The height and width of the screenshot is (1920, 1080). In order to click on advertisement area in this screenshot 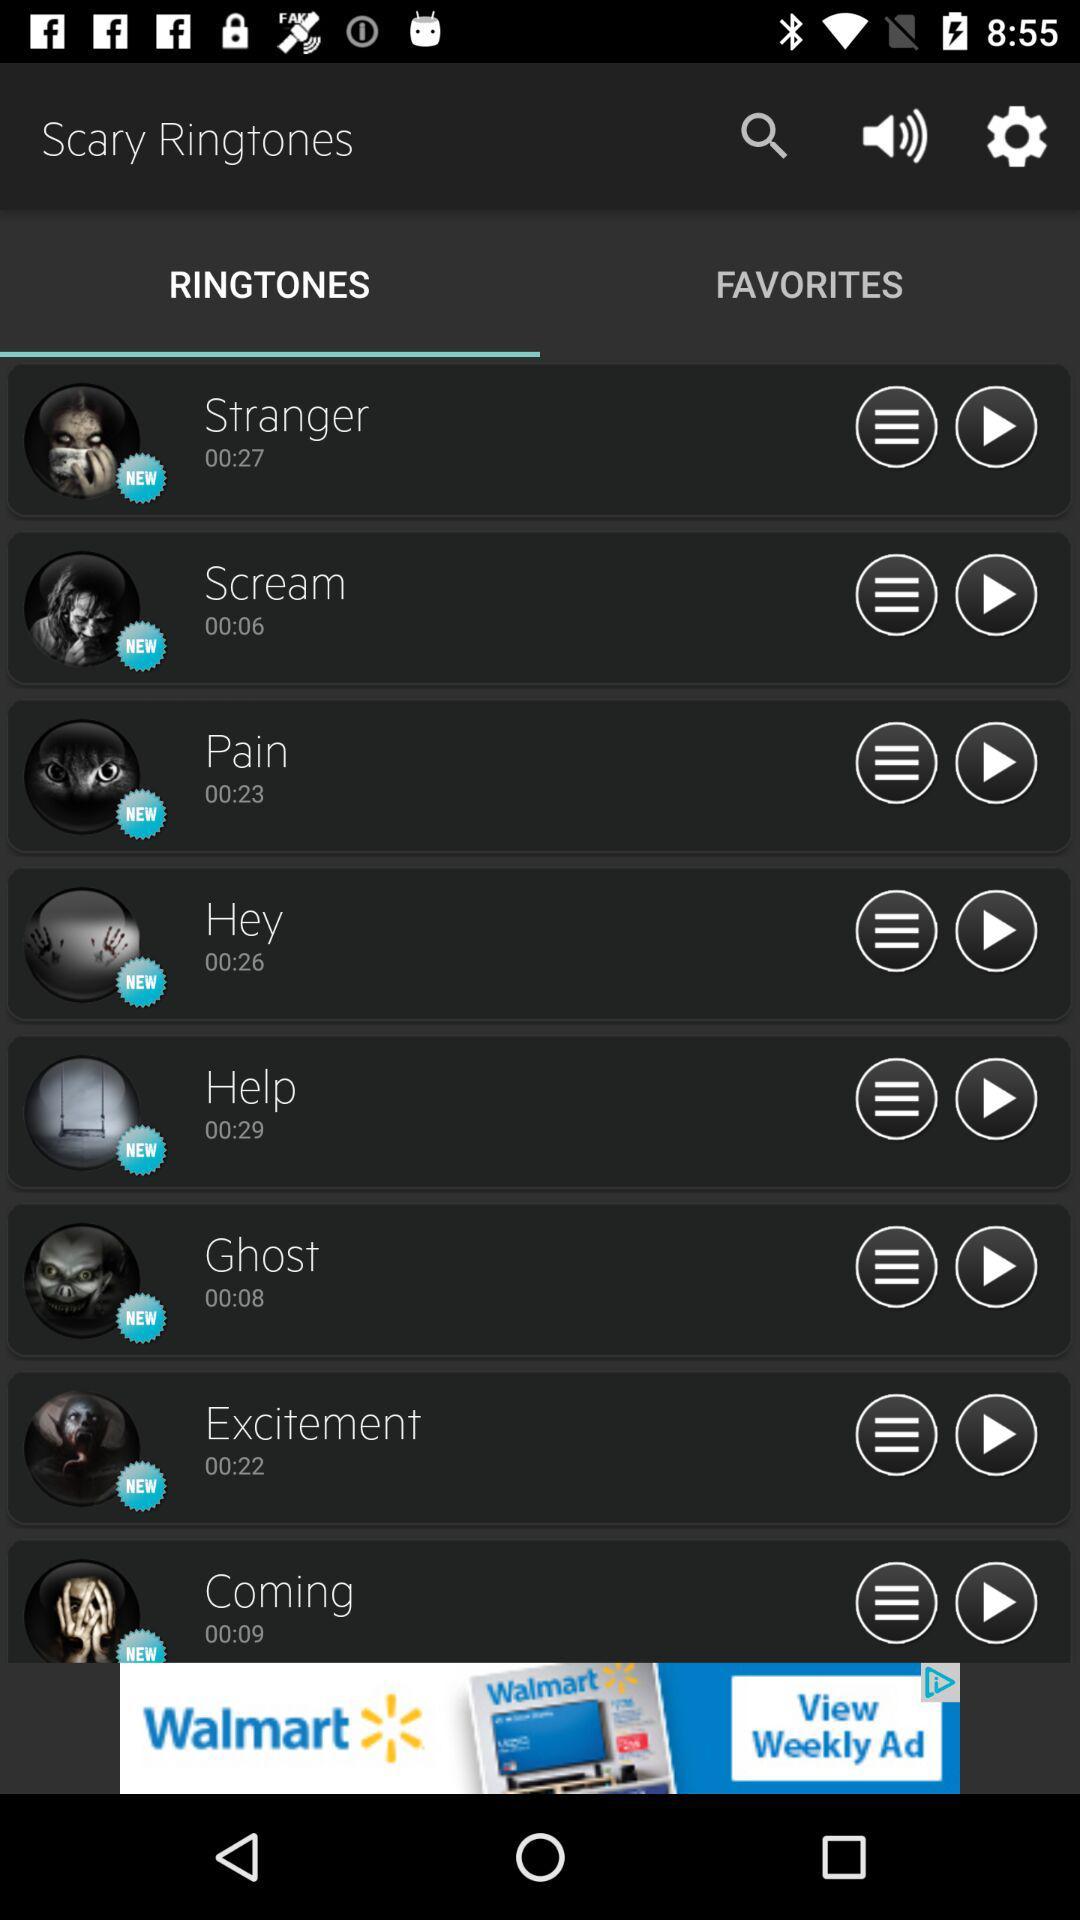, I will do `click(540, 1727)`.